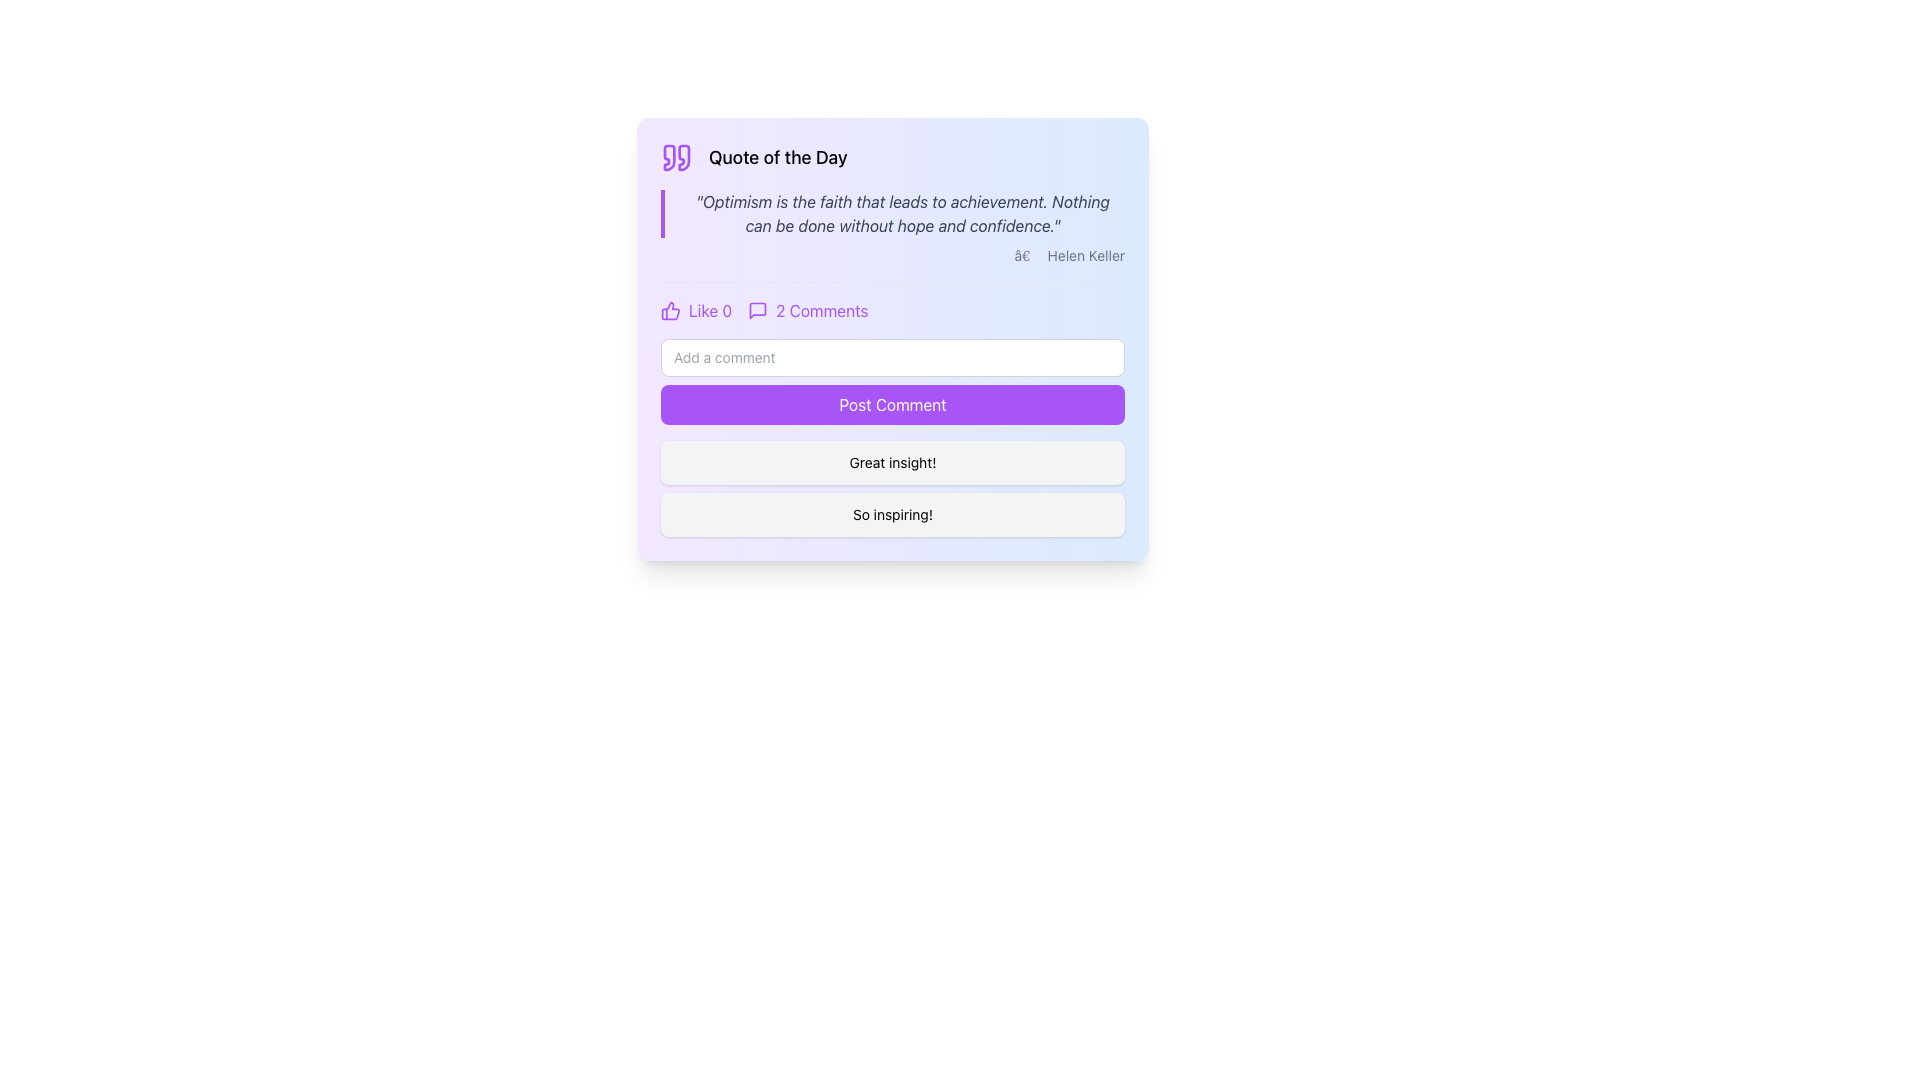 Image resolution: width=1920 pixels, height=1080 pixels. Describe the element at coordinates (757, 311) in the screenshot. I see `the speech bubble icon representing the comments section, which is located` at that location.